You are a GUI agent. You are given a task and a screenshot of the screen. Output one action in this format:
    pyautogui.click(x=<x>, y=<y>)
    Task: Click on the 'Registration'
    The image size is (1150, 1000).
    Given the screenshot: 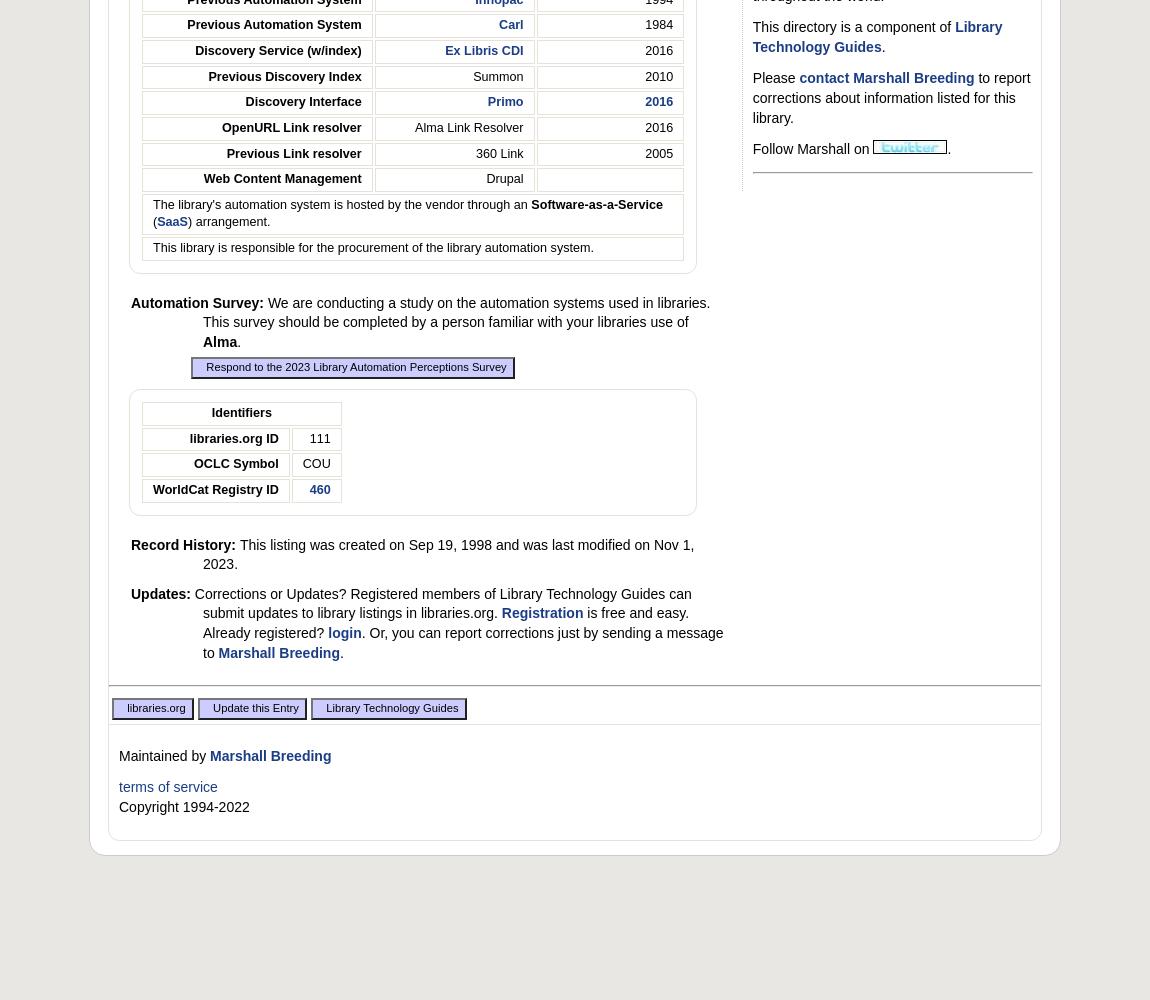 What is the action you would take?
    pyautogui.click(x=541, y=612)
    